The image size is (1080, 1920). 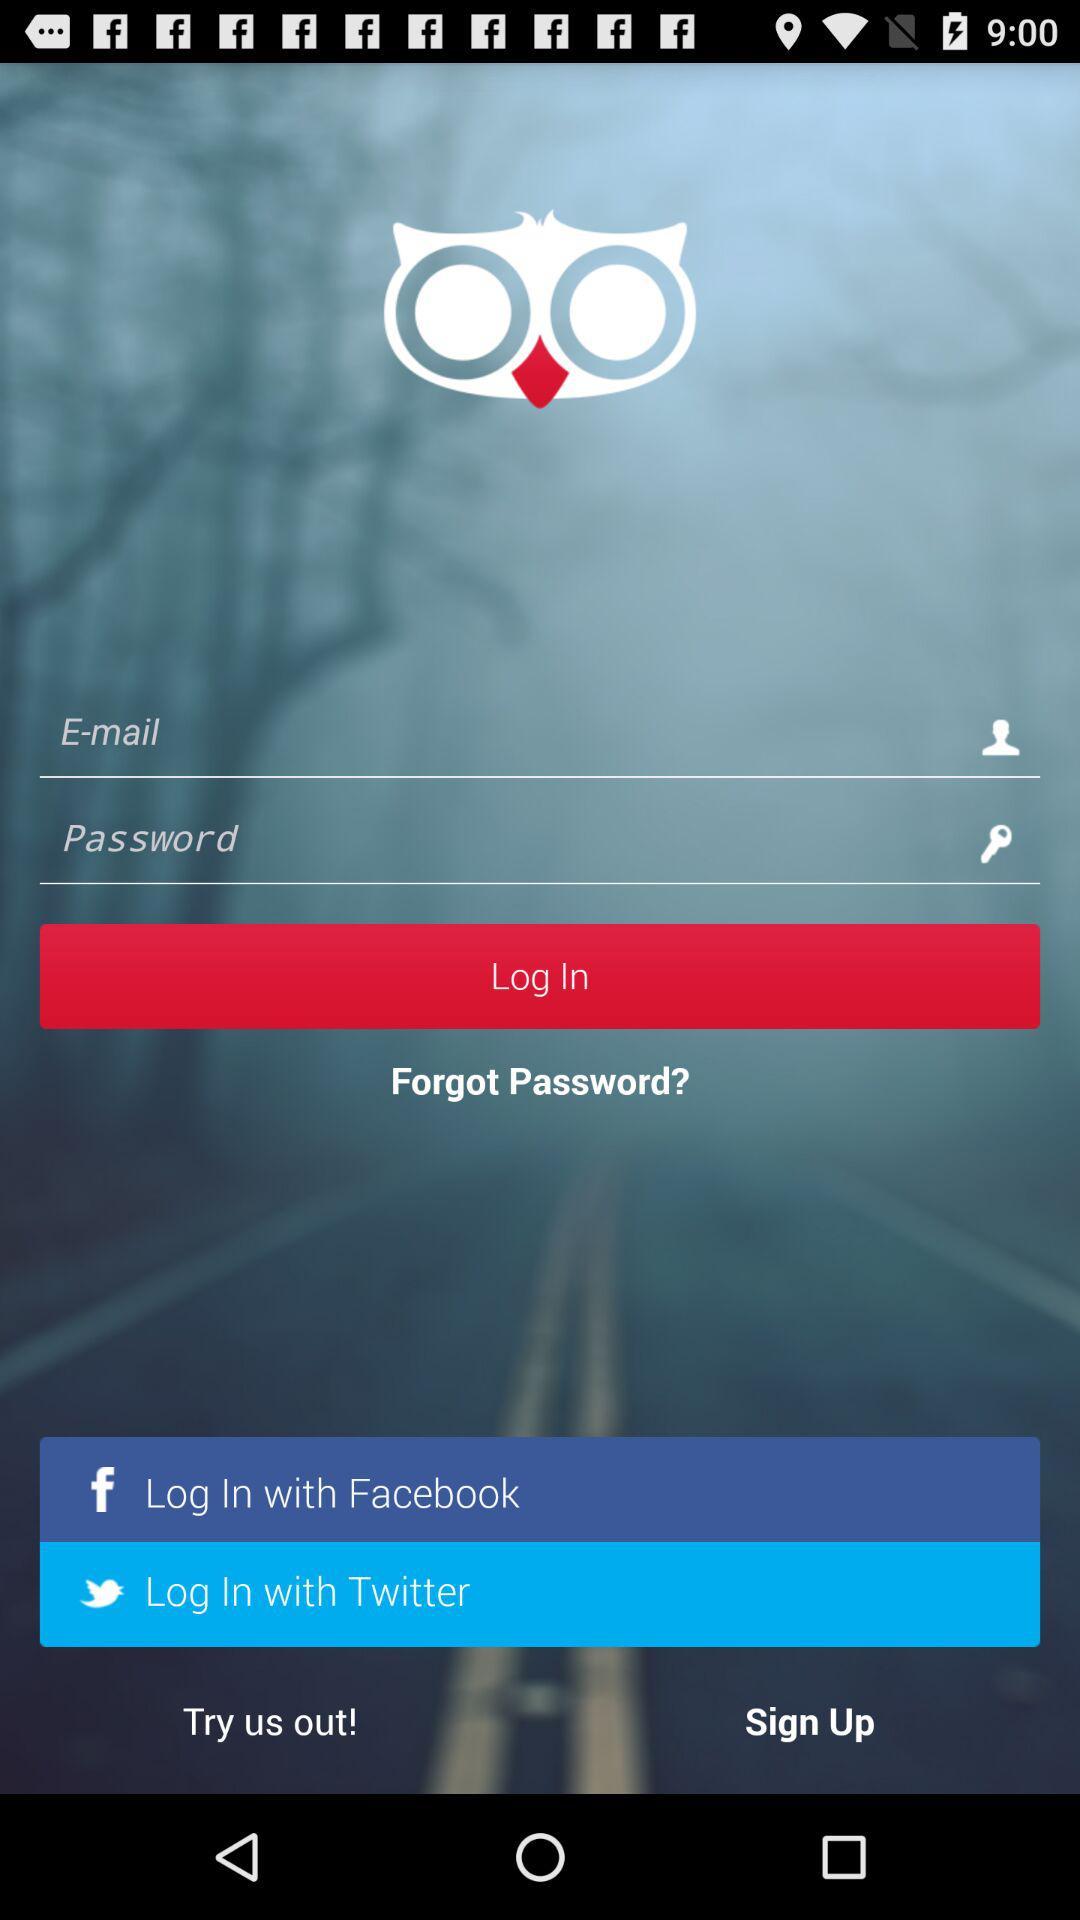 I want to click on for password, so click(x=499, y=843).